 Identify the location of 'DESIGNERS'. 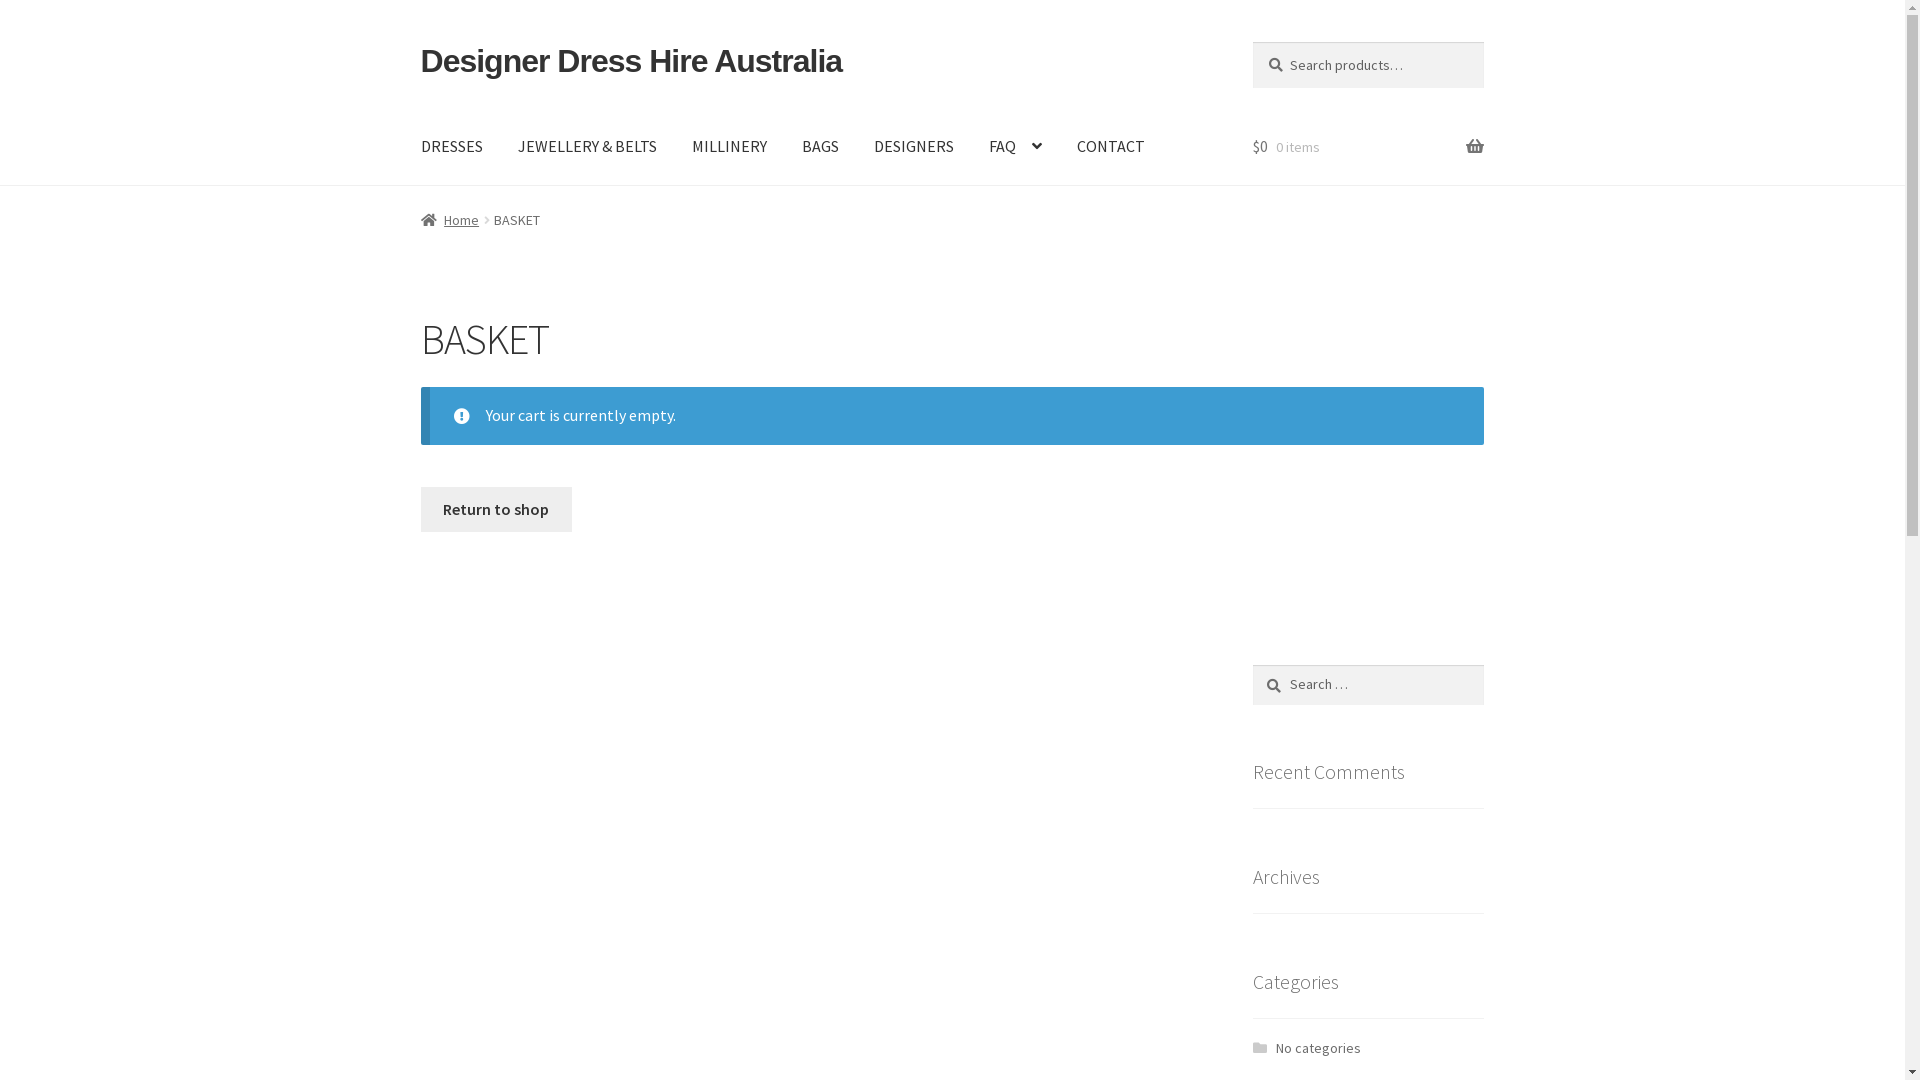
(912, 145).